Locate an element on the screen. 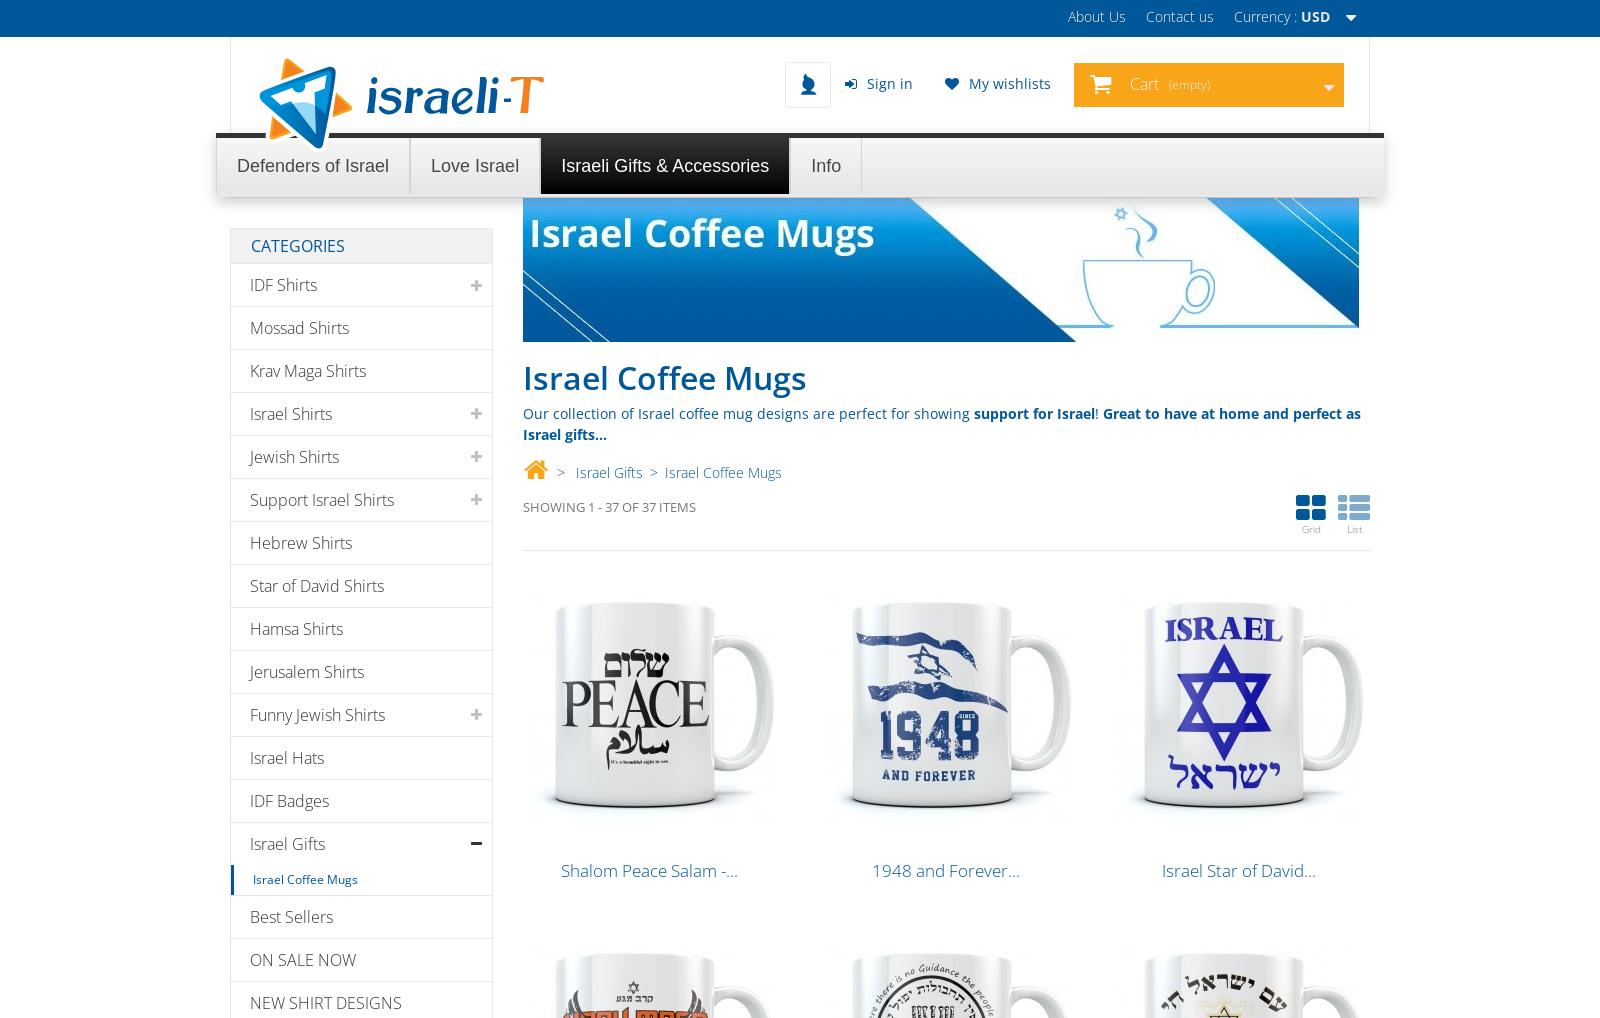 Image resolution: width=1600 pixels, height=1018 pixels. 'NEW SHIRT DESIGNS' is located at coordinates (249, 1003).